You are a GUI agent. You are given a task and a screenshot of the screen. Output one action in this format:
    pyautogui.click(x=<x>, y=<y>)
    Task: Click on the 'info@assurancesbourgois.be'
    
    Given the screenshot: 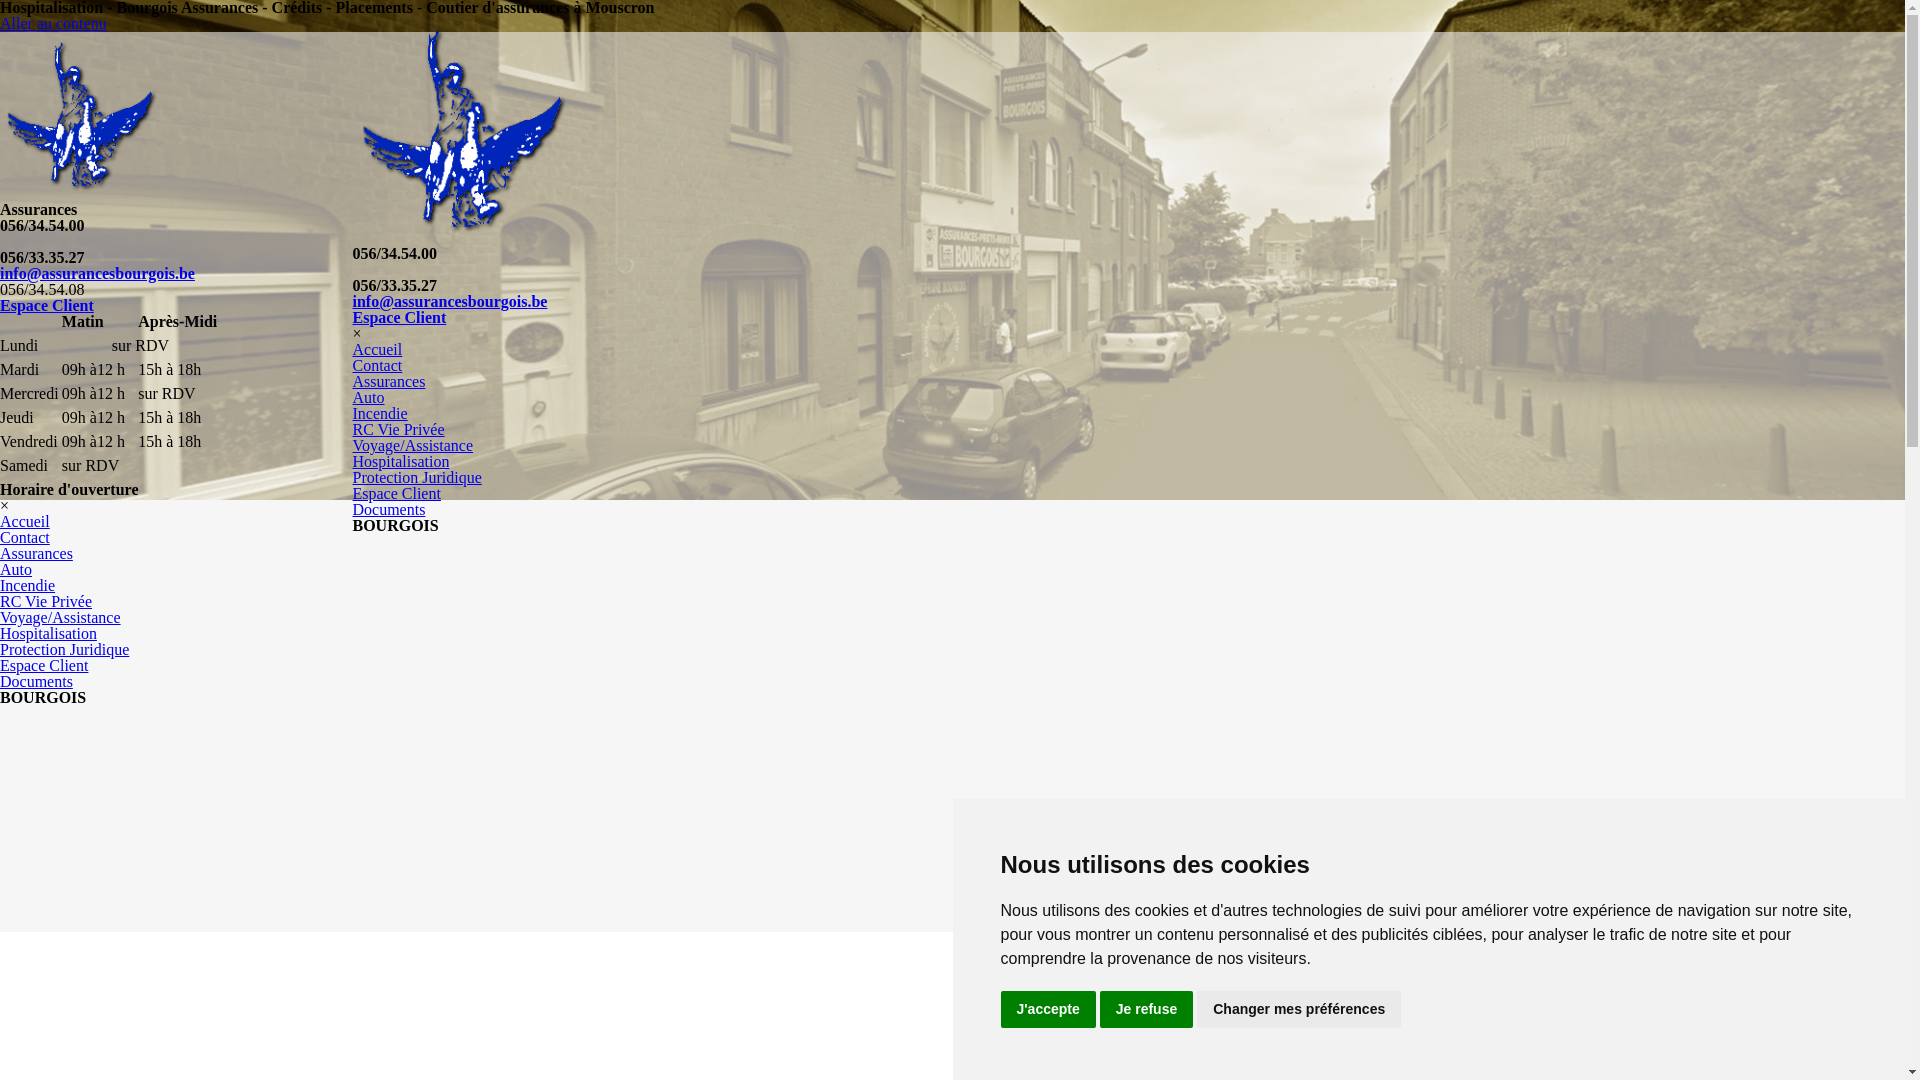 What is the action you would take?
    pyautogui.click(x=96, y=273)
    